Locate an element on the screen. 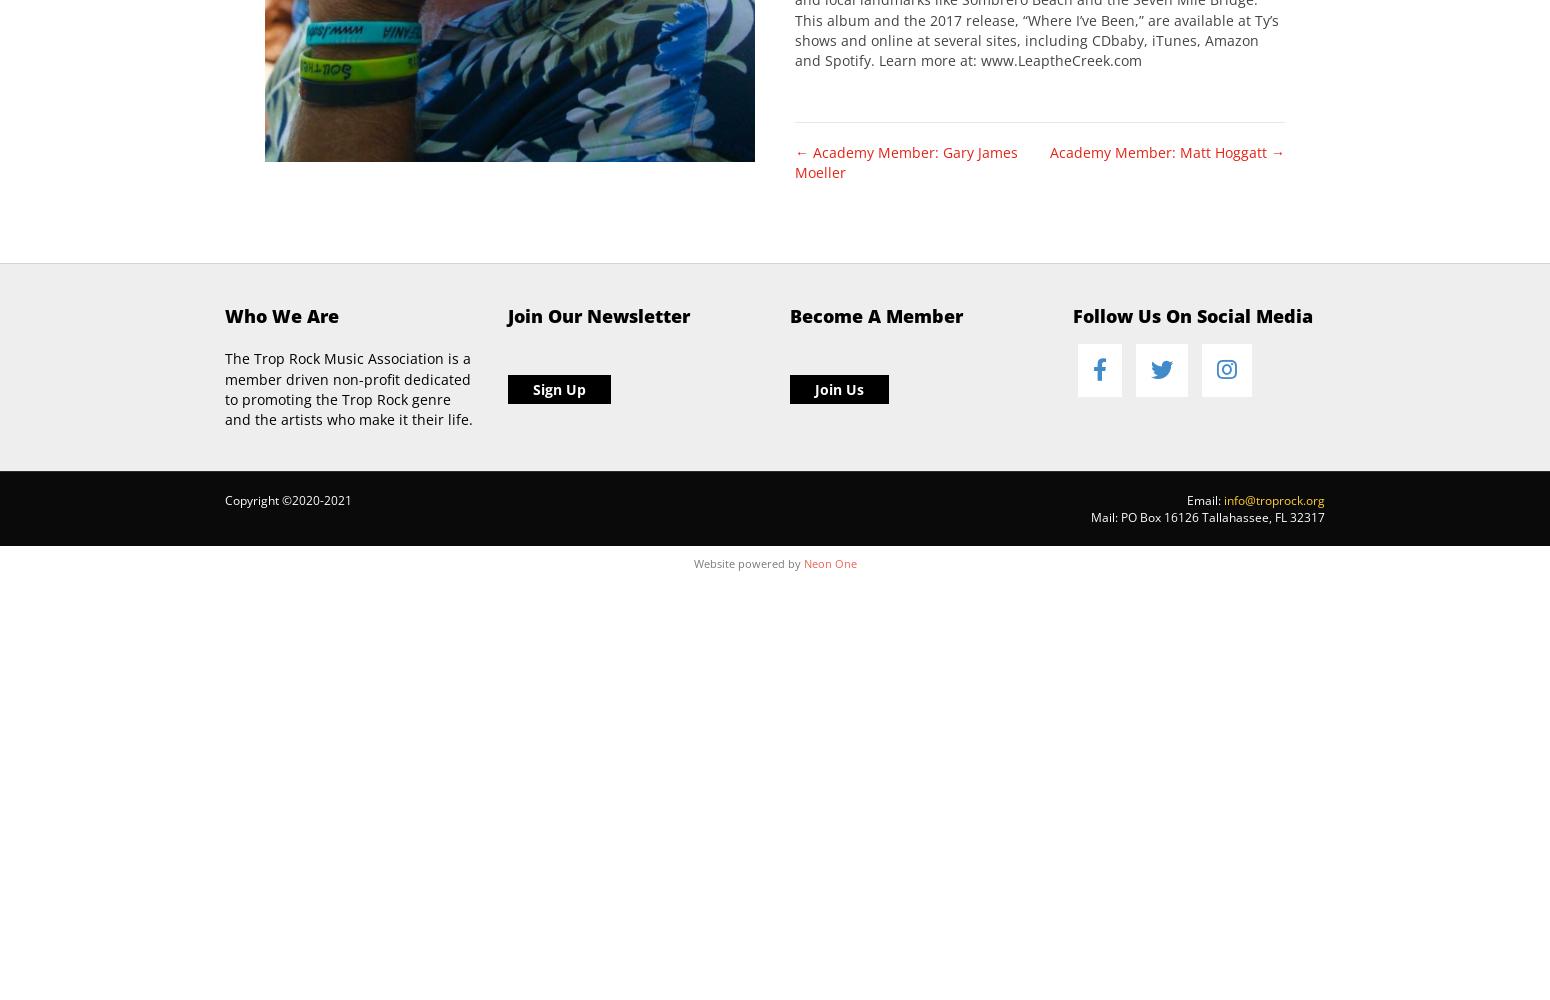  'Academy Member: Matt Hoggatt →' is located at coordinates (1167, 151).